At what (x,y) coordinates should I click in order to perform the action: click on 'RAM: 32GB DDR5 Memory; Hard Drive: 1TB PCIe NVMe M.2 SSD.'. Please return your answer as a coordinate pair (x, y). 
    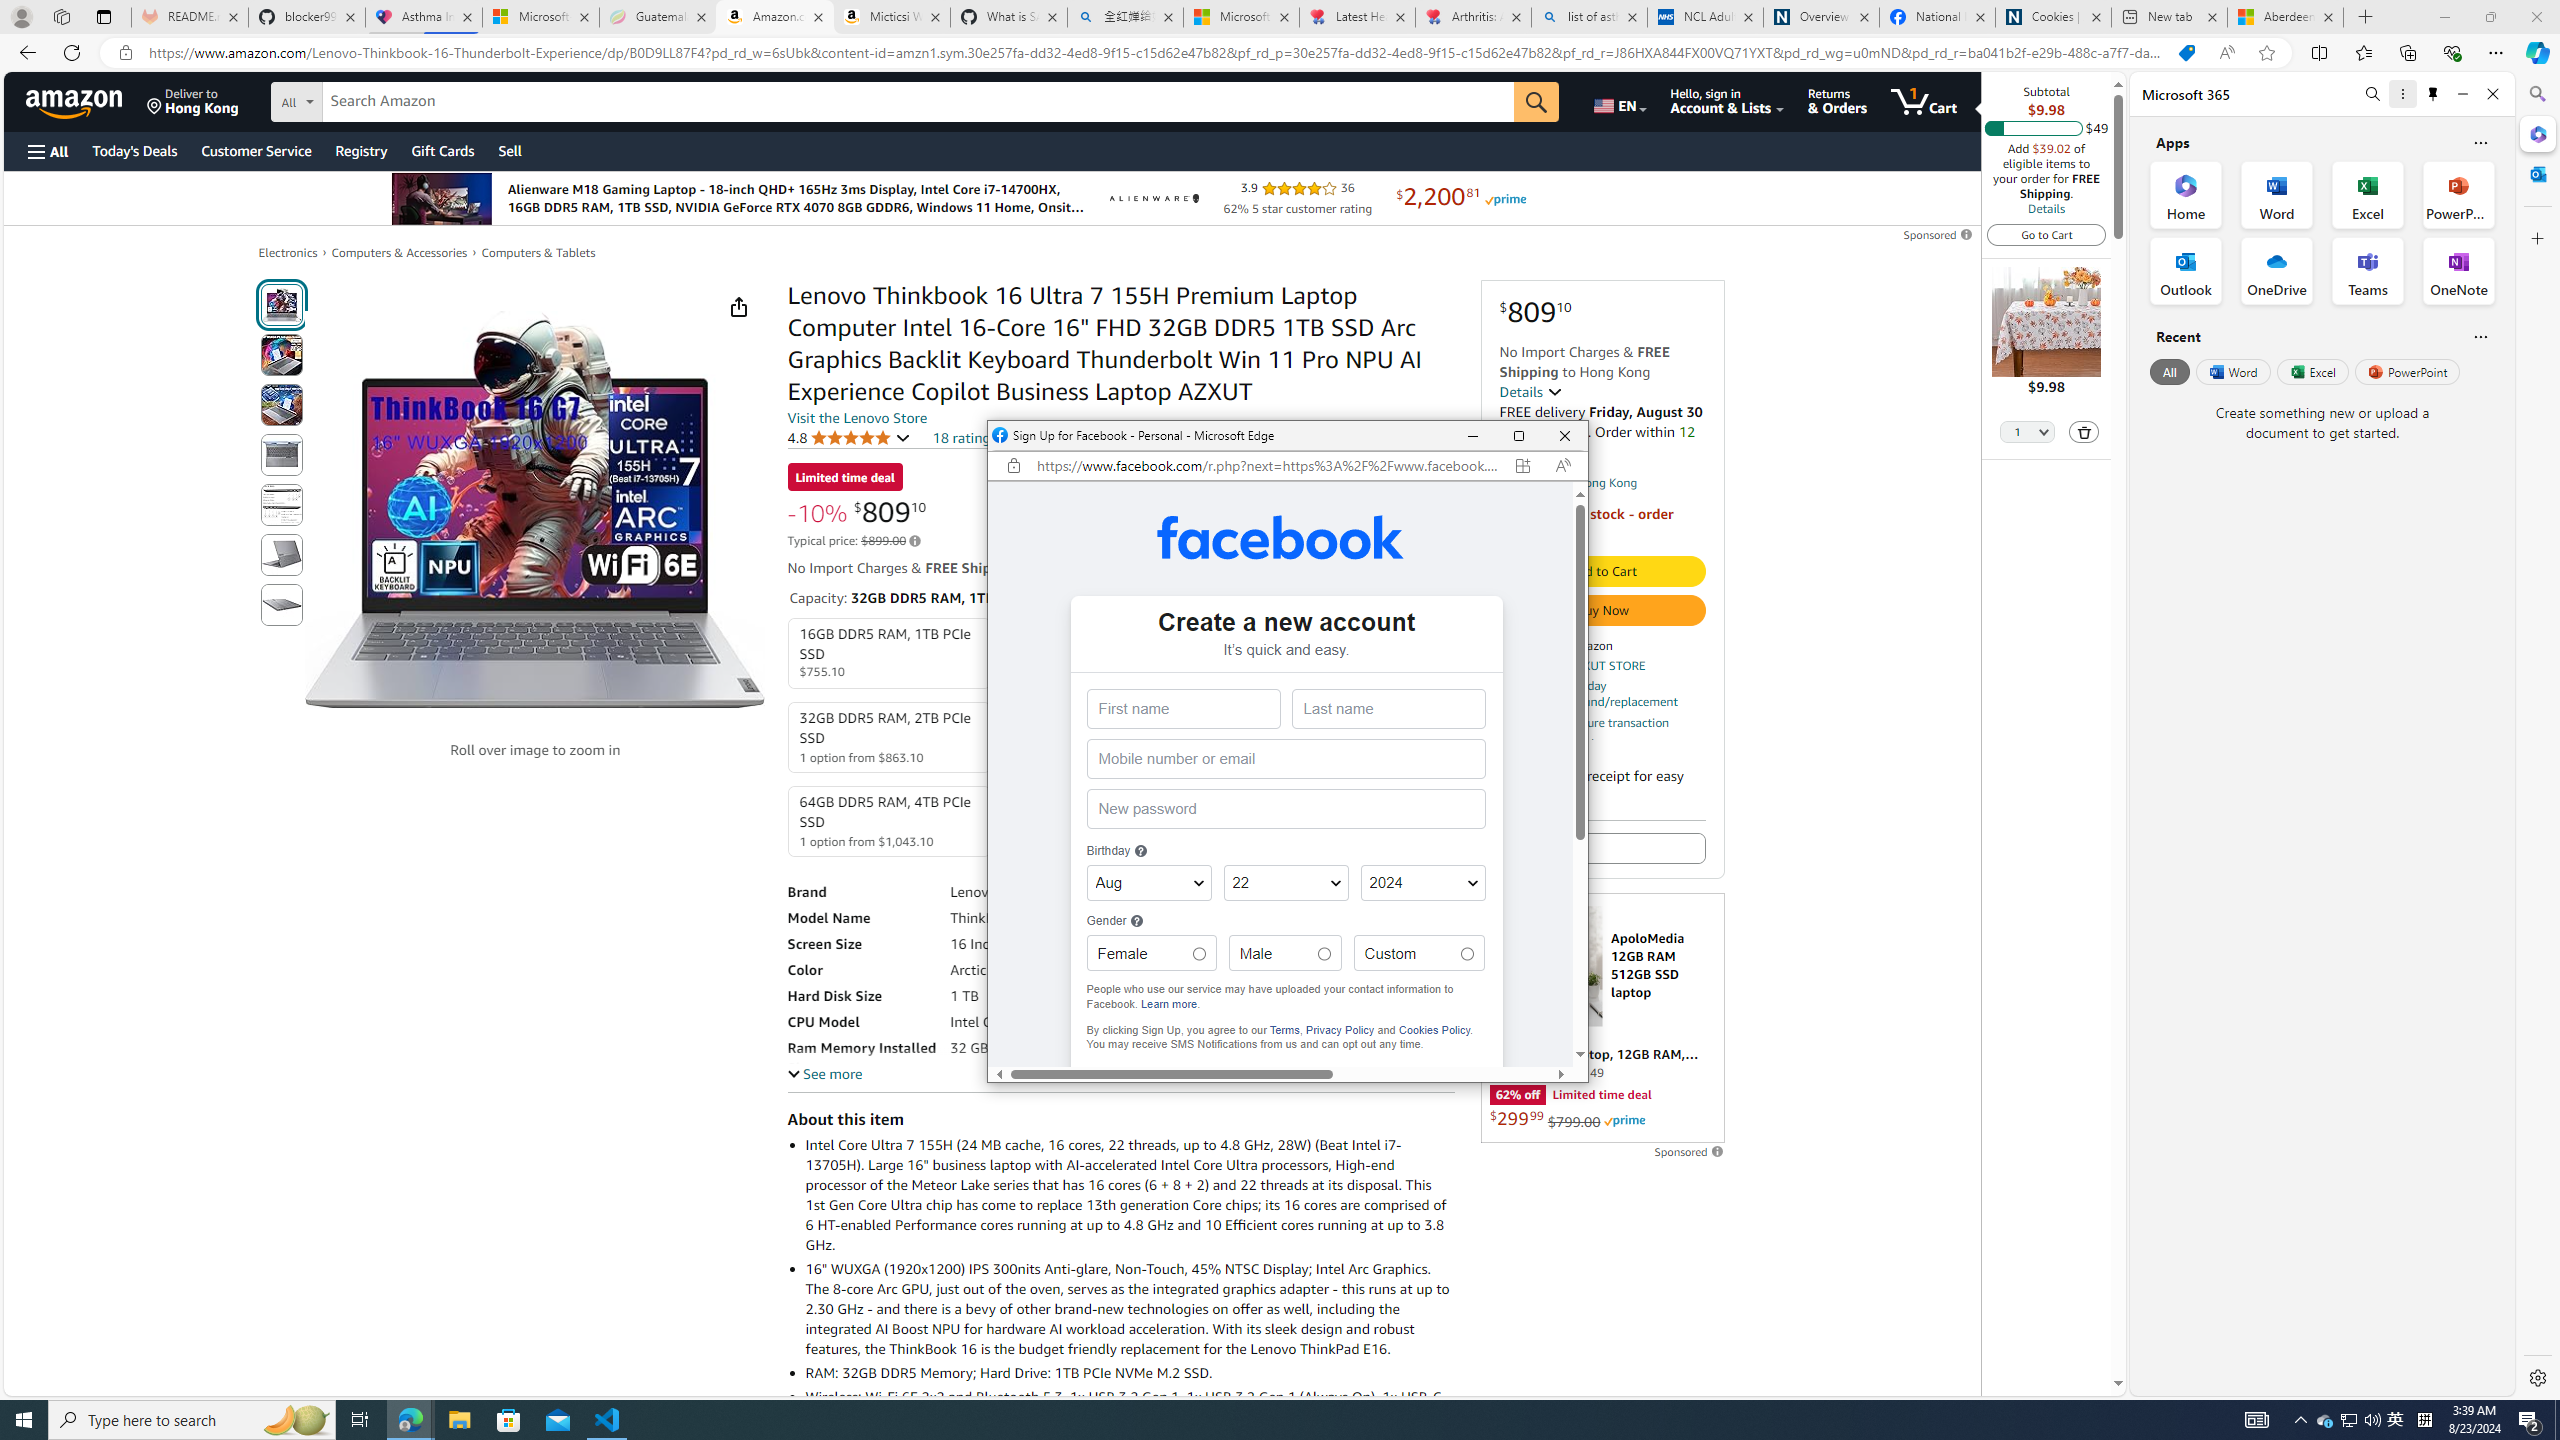
    Looking at the image, I should click on (1128, 1372).